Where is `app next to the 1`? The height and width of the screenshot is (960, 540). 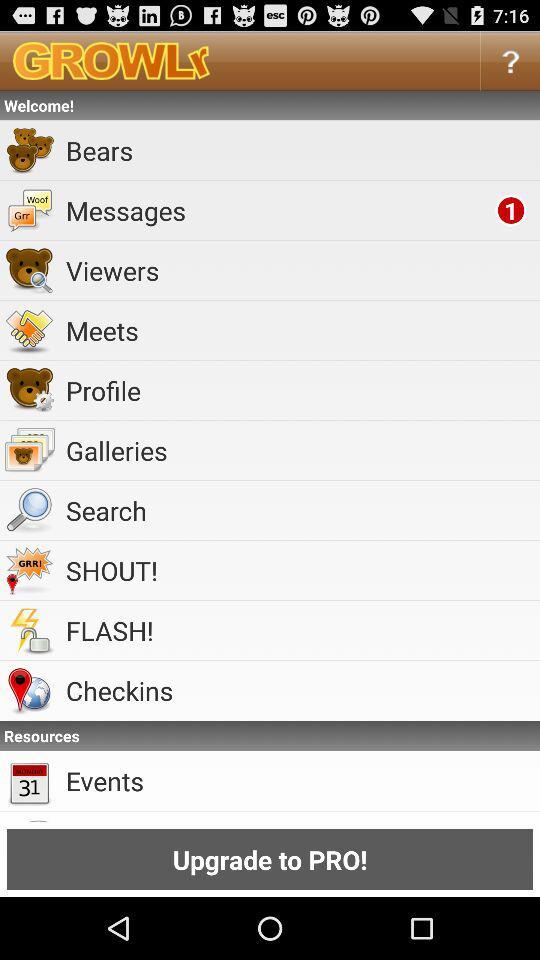 app next to the 1 is located at coordinates (276, 210).